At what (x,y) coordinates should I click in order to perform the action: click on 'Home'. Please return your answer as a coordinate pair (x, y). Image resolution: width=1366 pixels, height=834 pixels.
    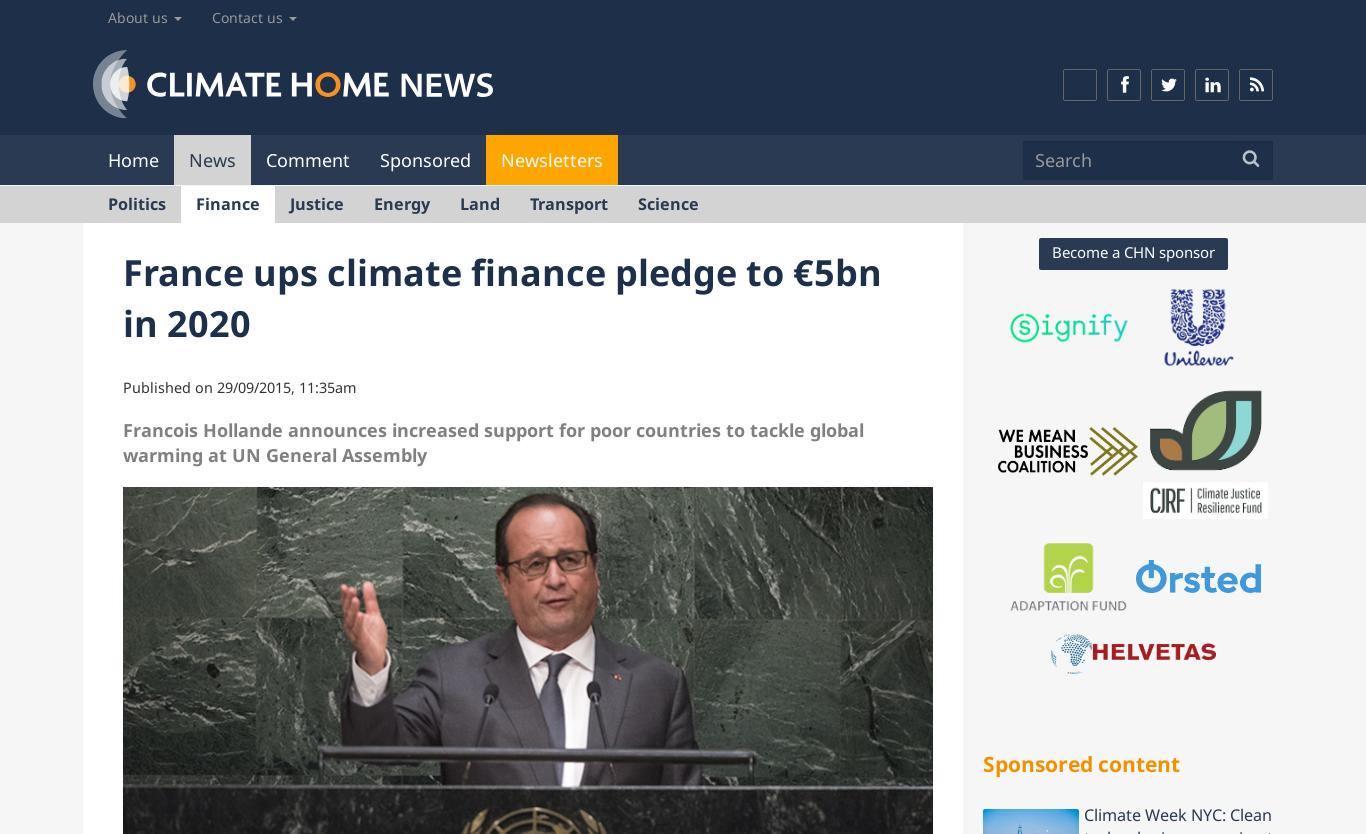
    Looking at the image, I should click on (108, 158).